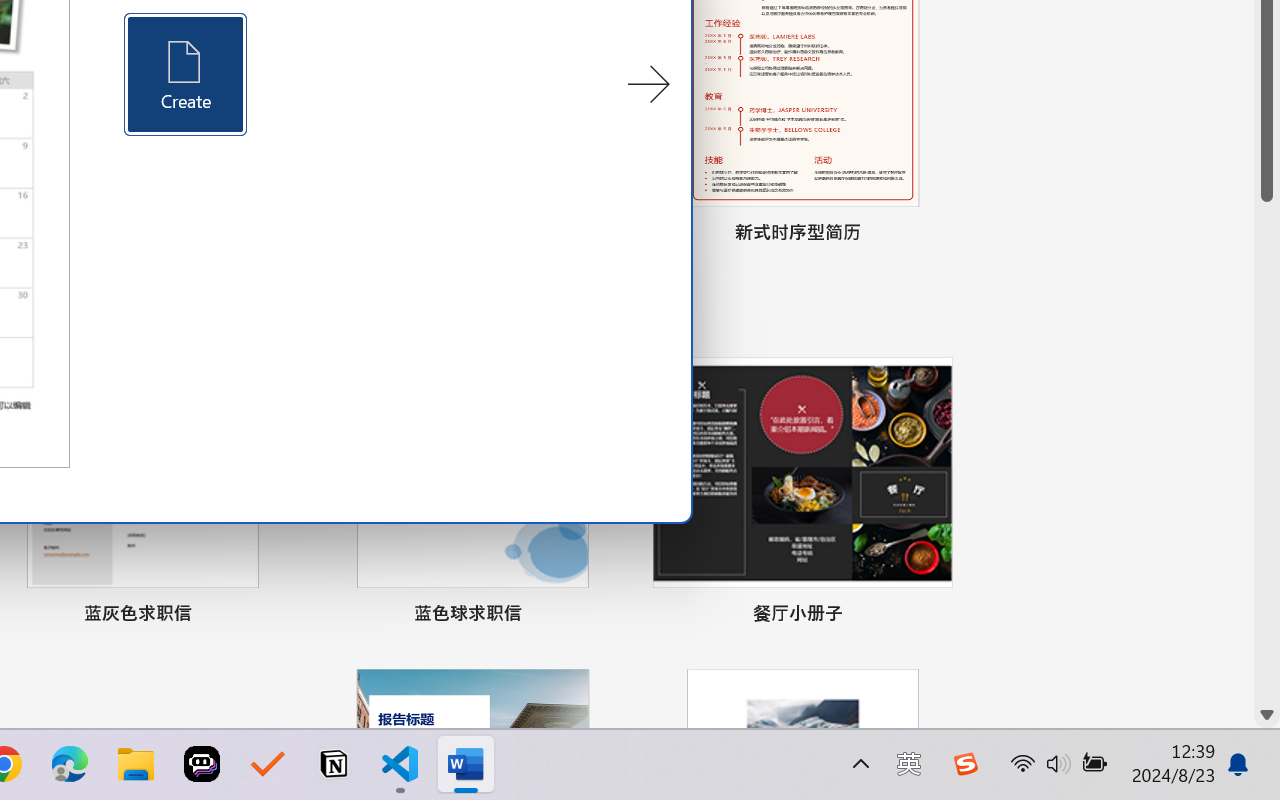 The height and width of the screenshot is (800, 1280). What do you see at coordinates (69, 764) in the screenshot?
I see `'Microsoft Edge'` at bounding box center [69, 764].